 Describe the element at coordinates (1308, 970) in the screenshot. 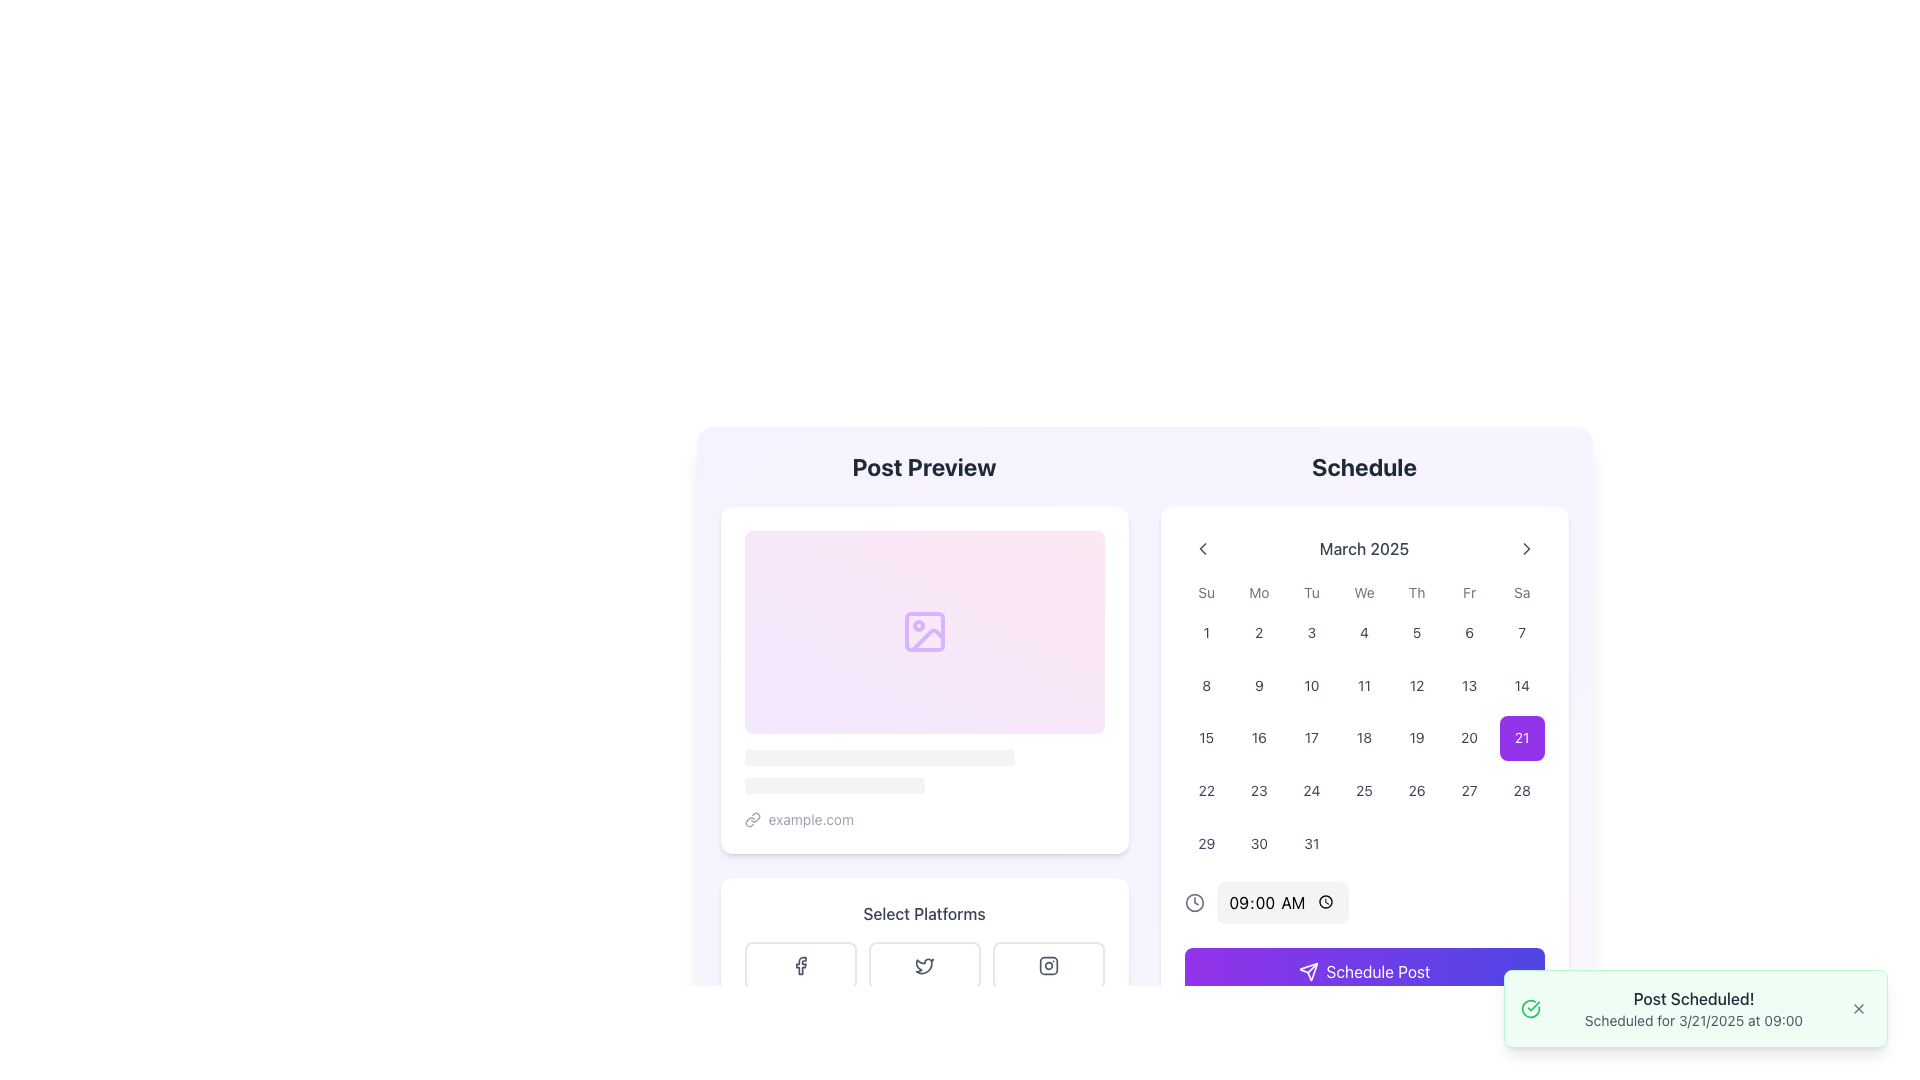

I see `the 'Schedule Post' button, which contains the SVG icon representing the 'send' or 'submit' action, located towards the lower right of the interface` at that location.